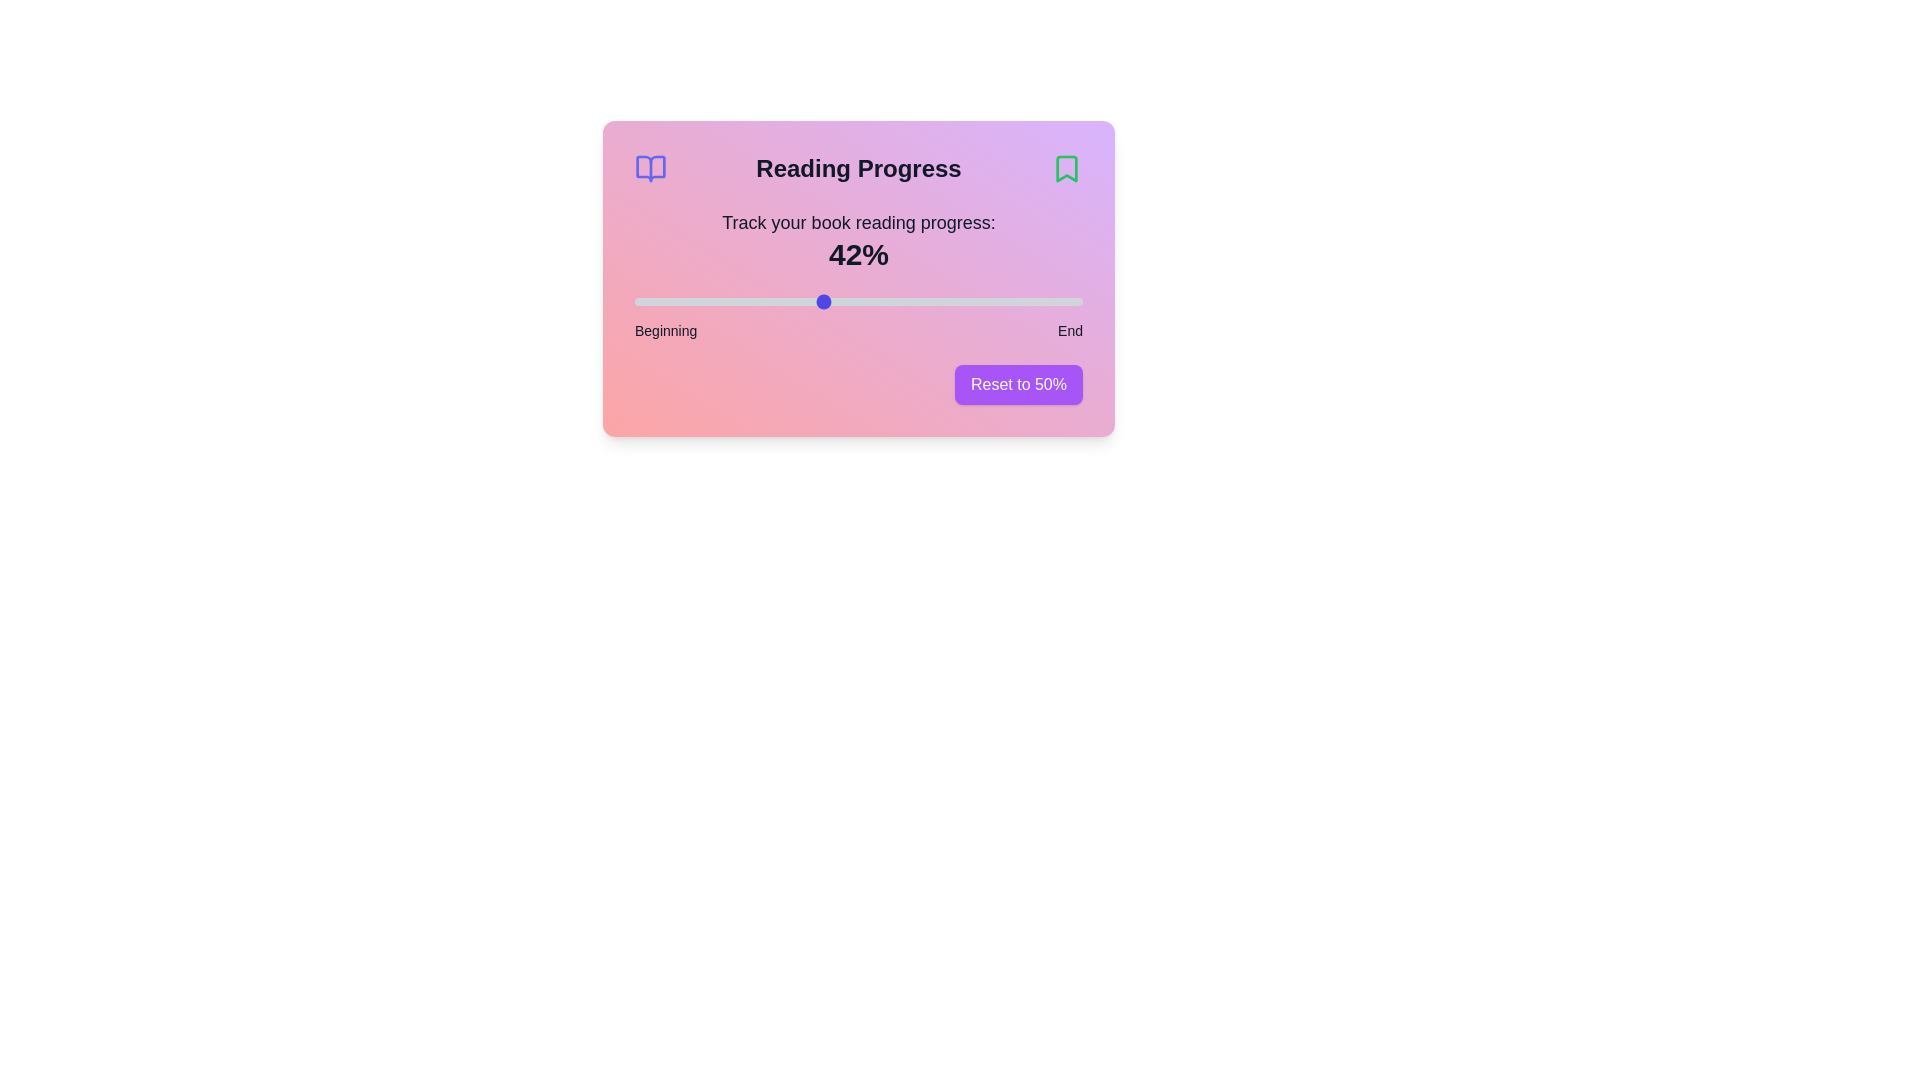 The width and height of the screenshot is (1920, 1080). What do you see at coordinates (1038, 301) in the screenshot?
I see `the reading progress slider to 90%` at bounding box center [1038, 301].